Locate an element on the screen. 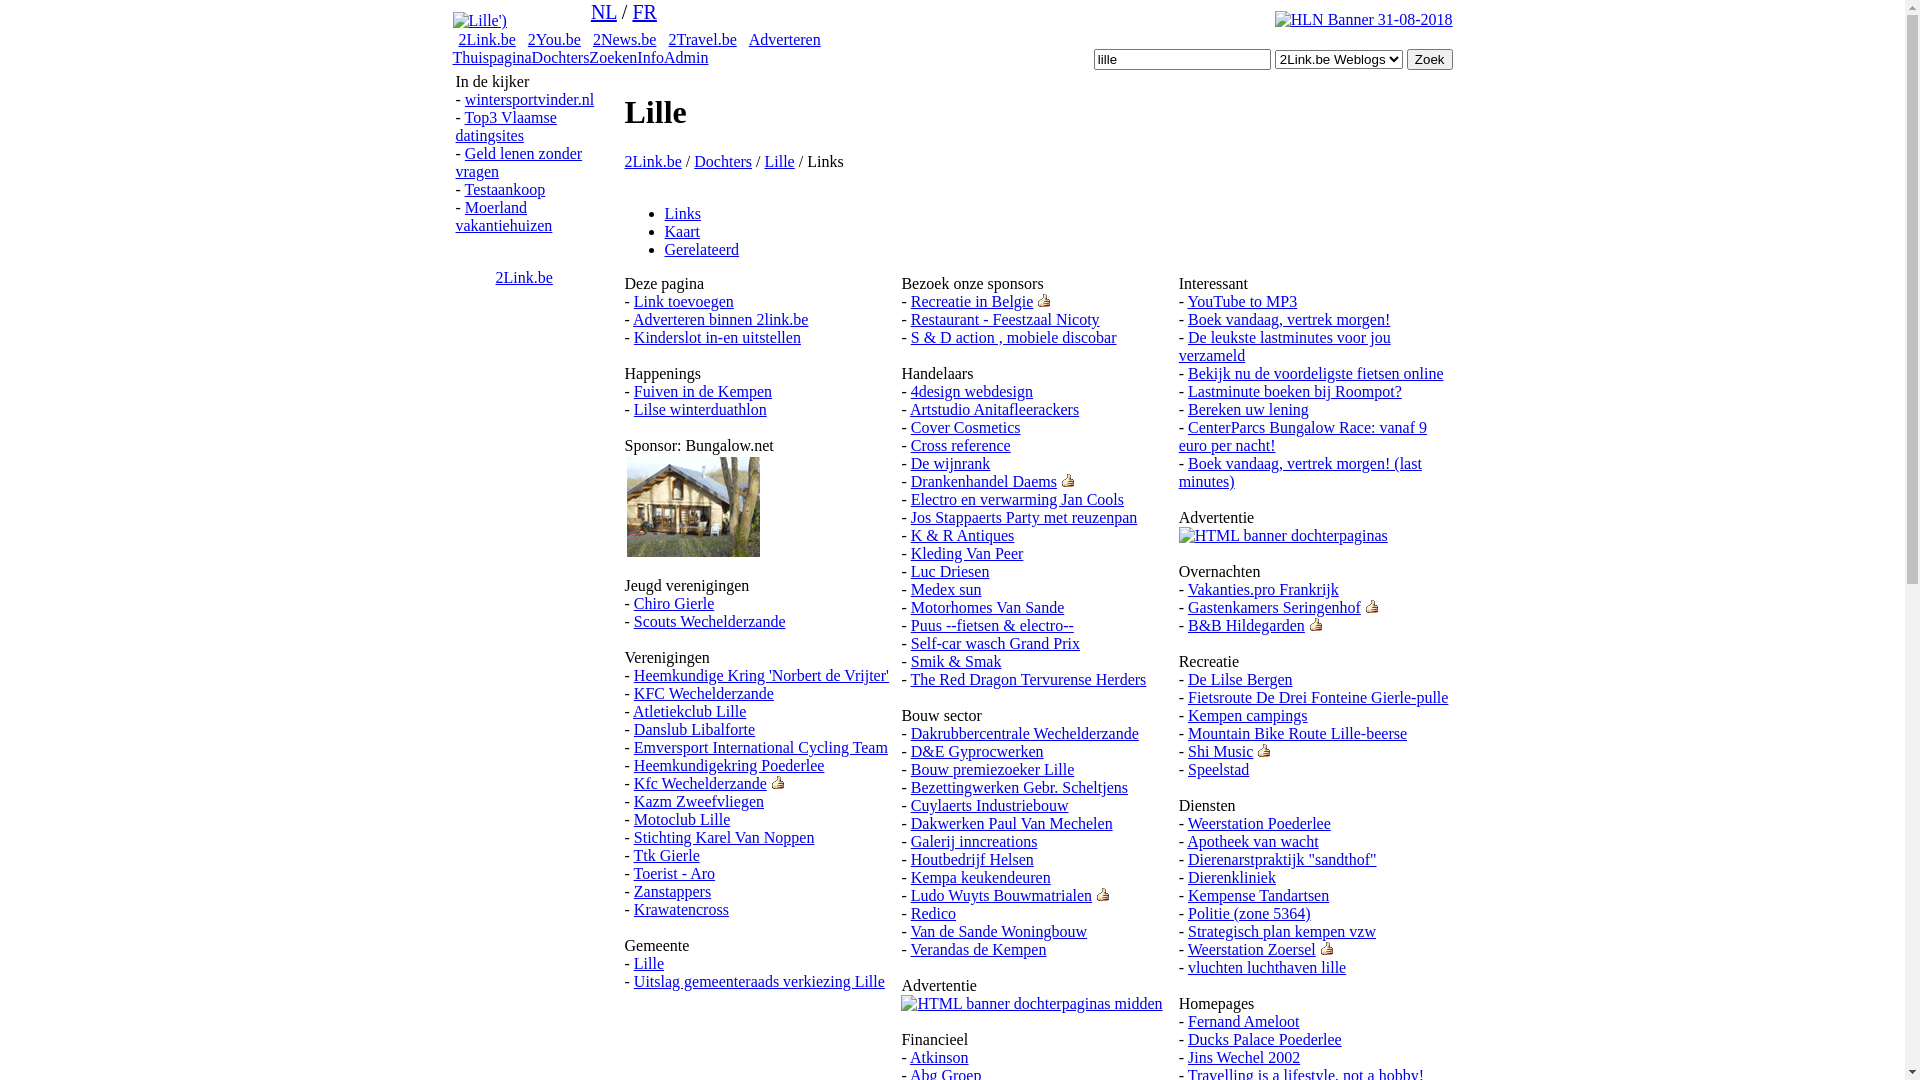  '2You.be' is located at coordinates (528, 39).